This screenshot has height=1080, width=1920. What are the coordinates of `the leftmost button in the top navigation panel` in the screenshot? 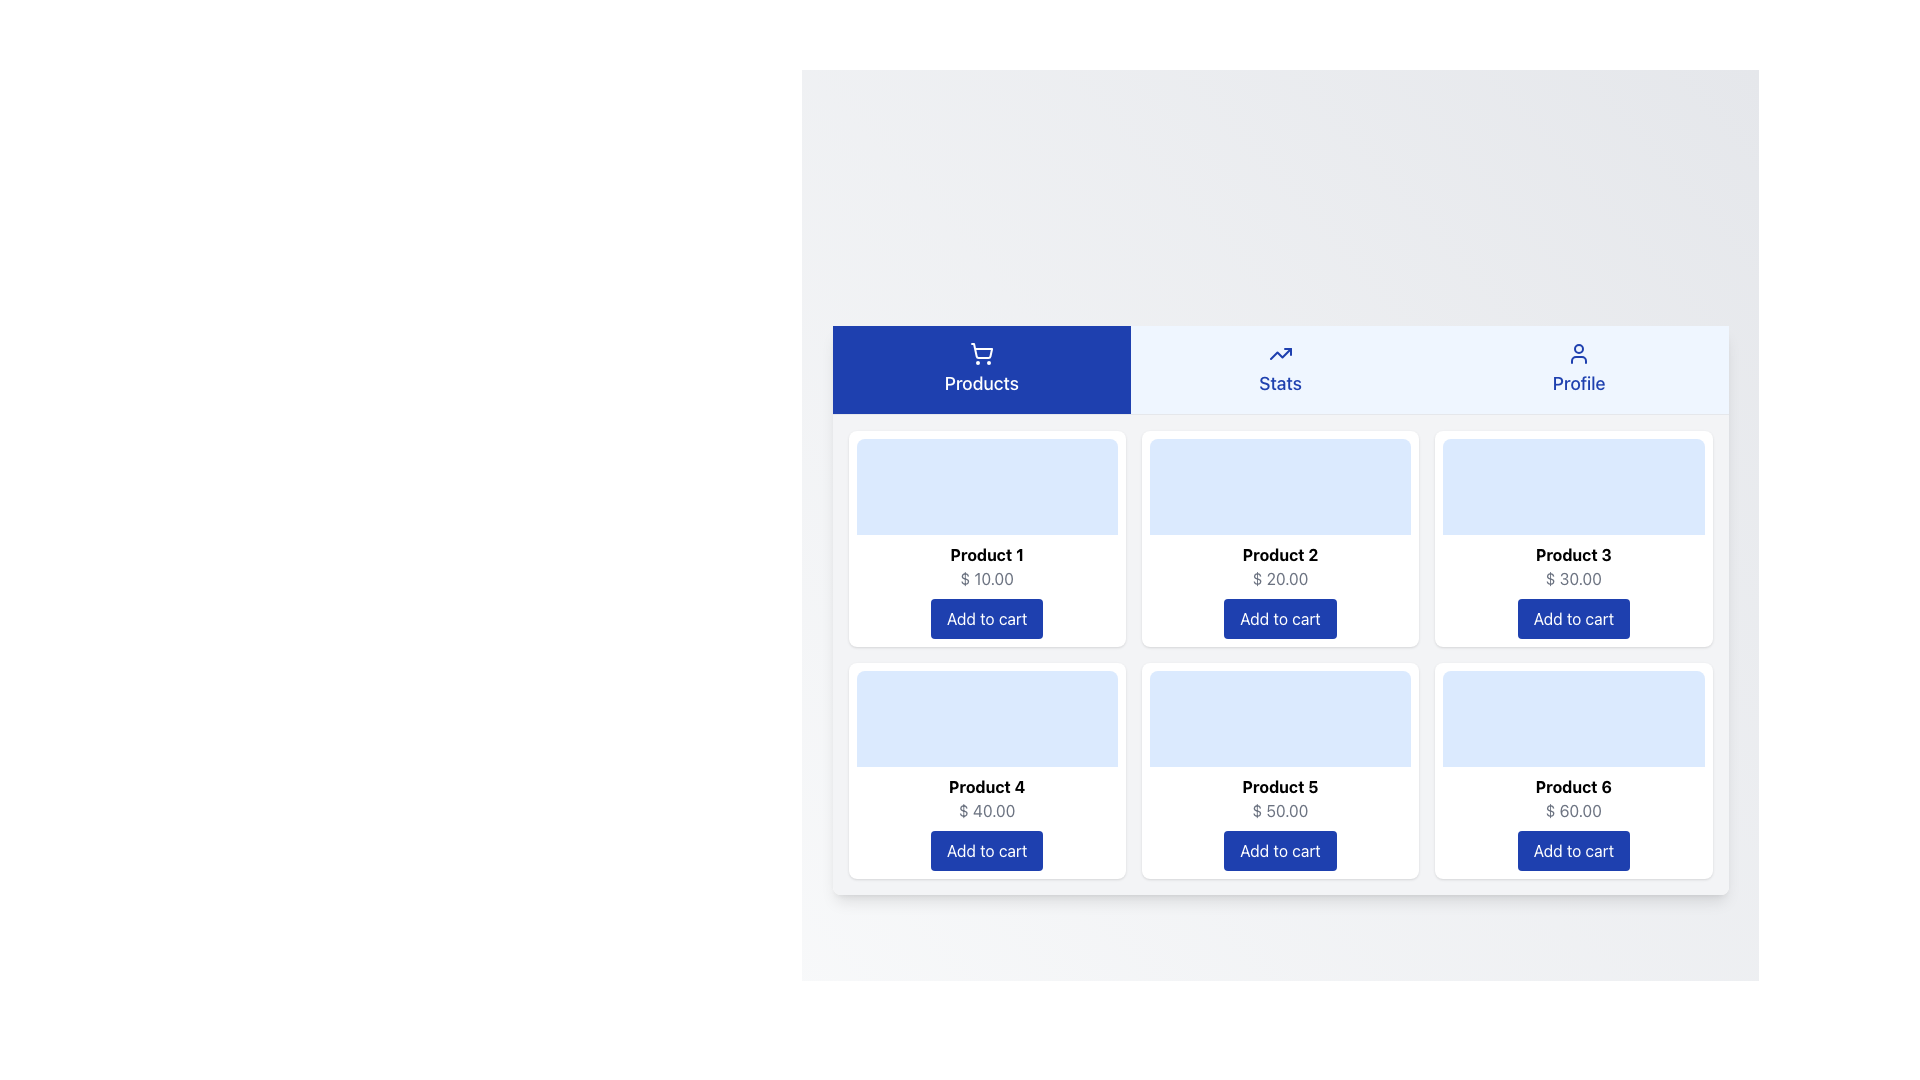 It's located at (981, 369).